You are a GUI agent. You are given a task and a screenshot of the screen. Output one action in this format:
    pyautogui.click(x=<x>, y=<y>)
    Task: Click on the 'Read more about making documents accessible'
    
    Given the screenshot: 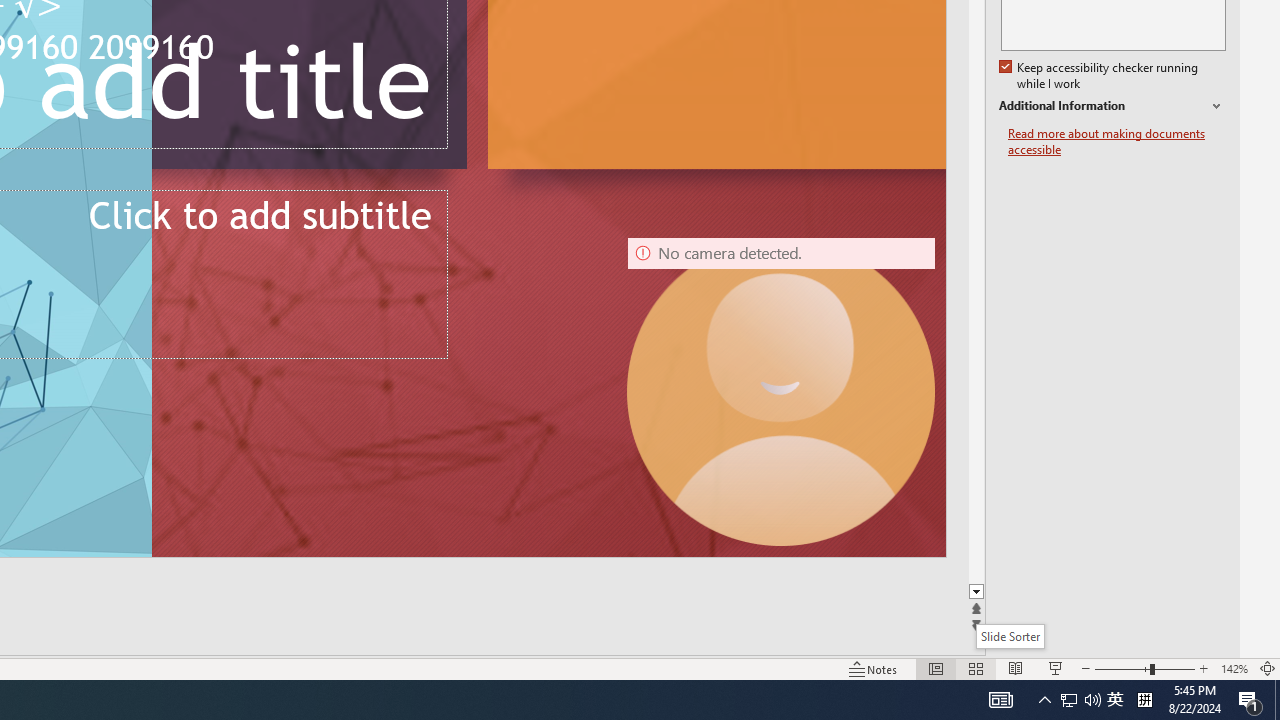 What is the action you would take?
    pyautogui.click(x=1116, y=141)
    